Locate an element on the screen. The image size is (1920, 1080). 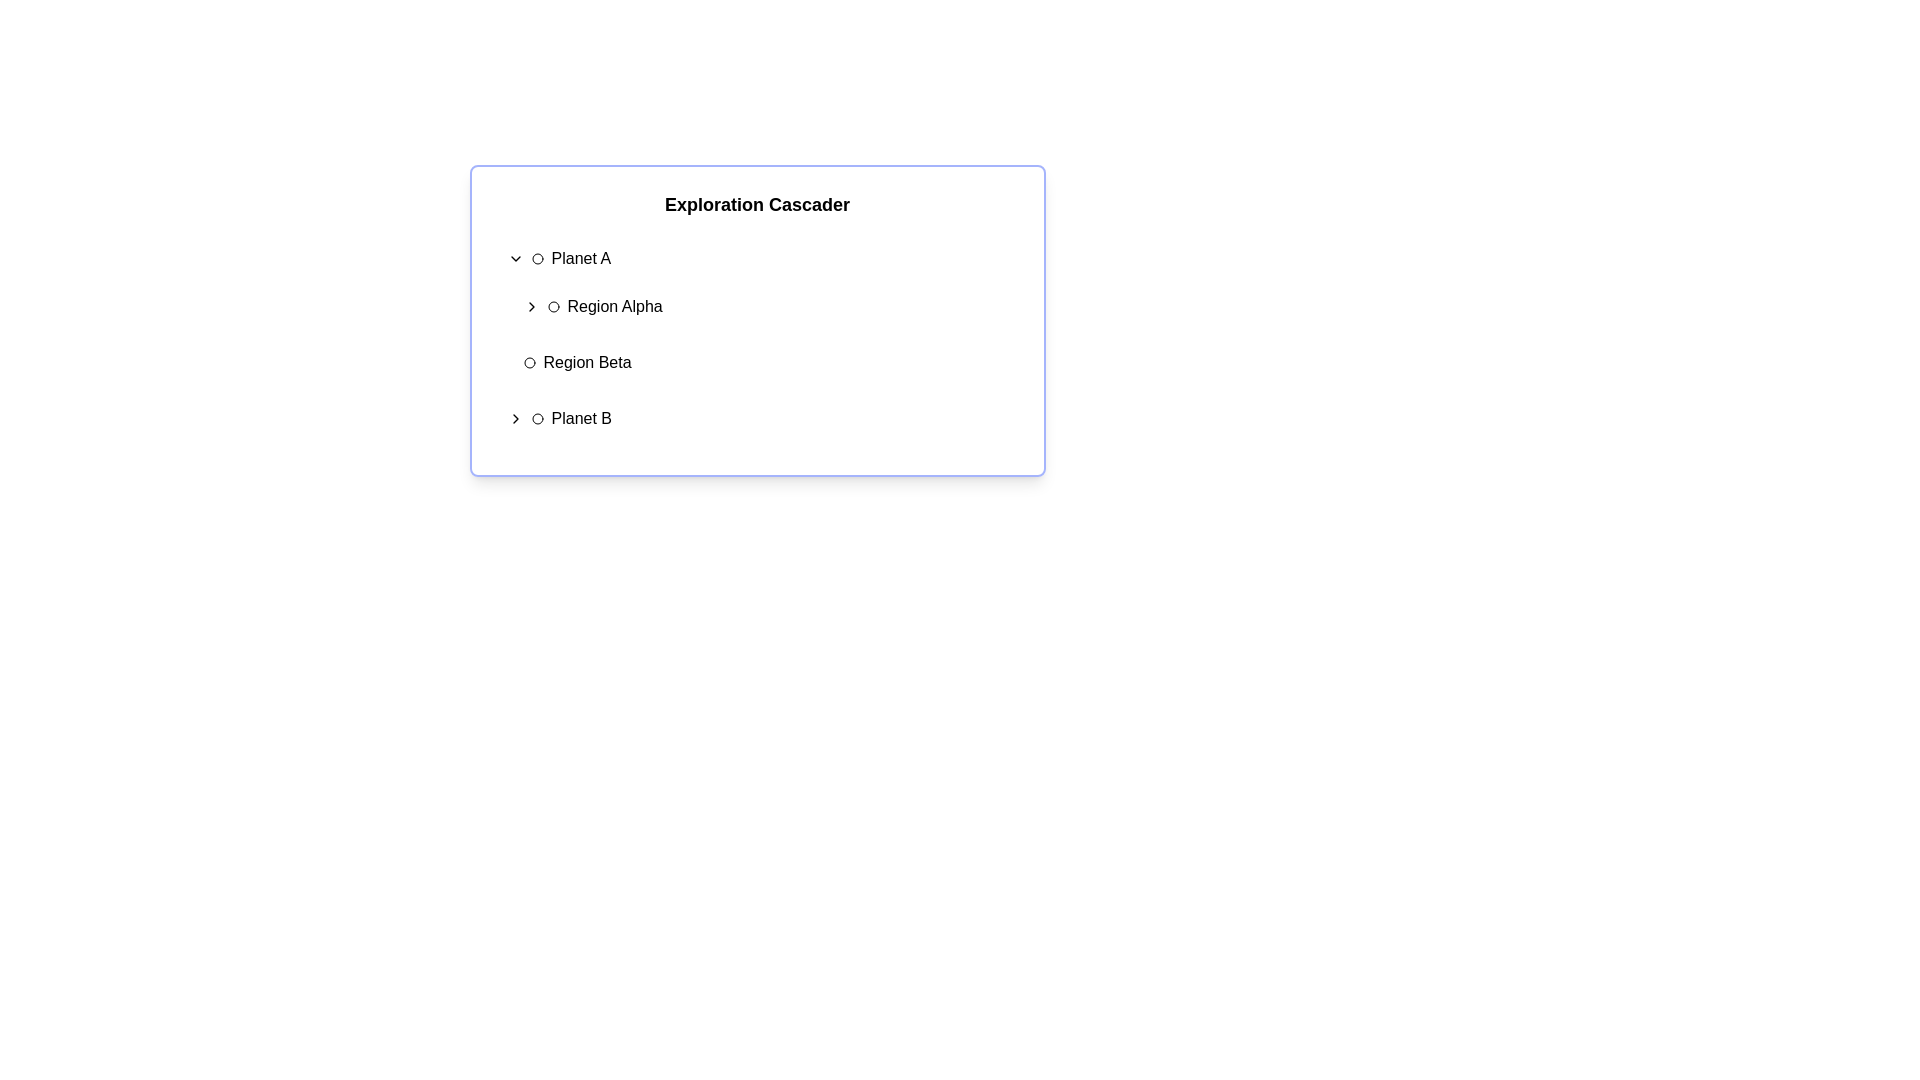
the 'Region Beta' selectable option, which is the second element under the 'Exploration Cascader' menu is located at coordinates (764, 362).